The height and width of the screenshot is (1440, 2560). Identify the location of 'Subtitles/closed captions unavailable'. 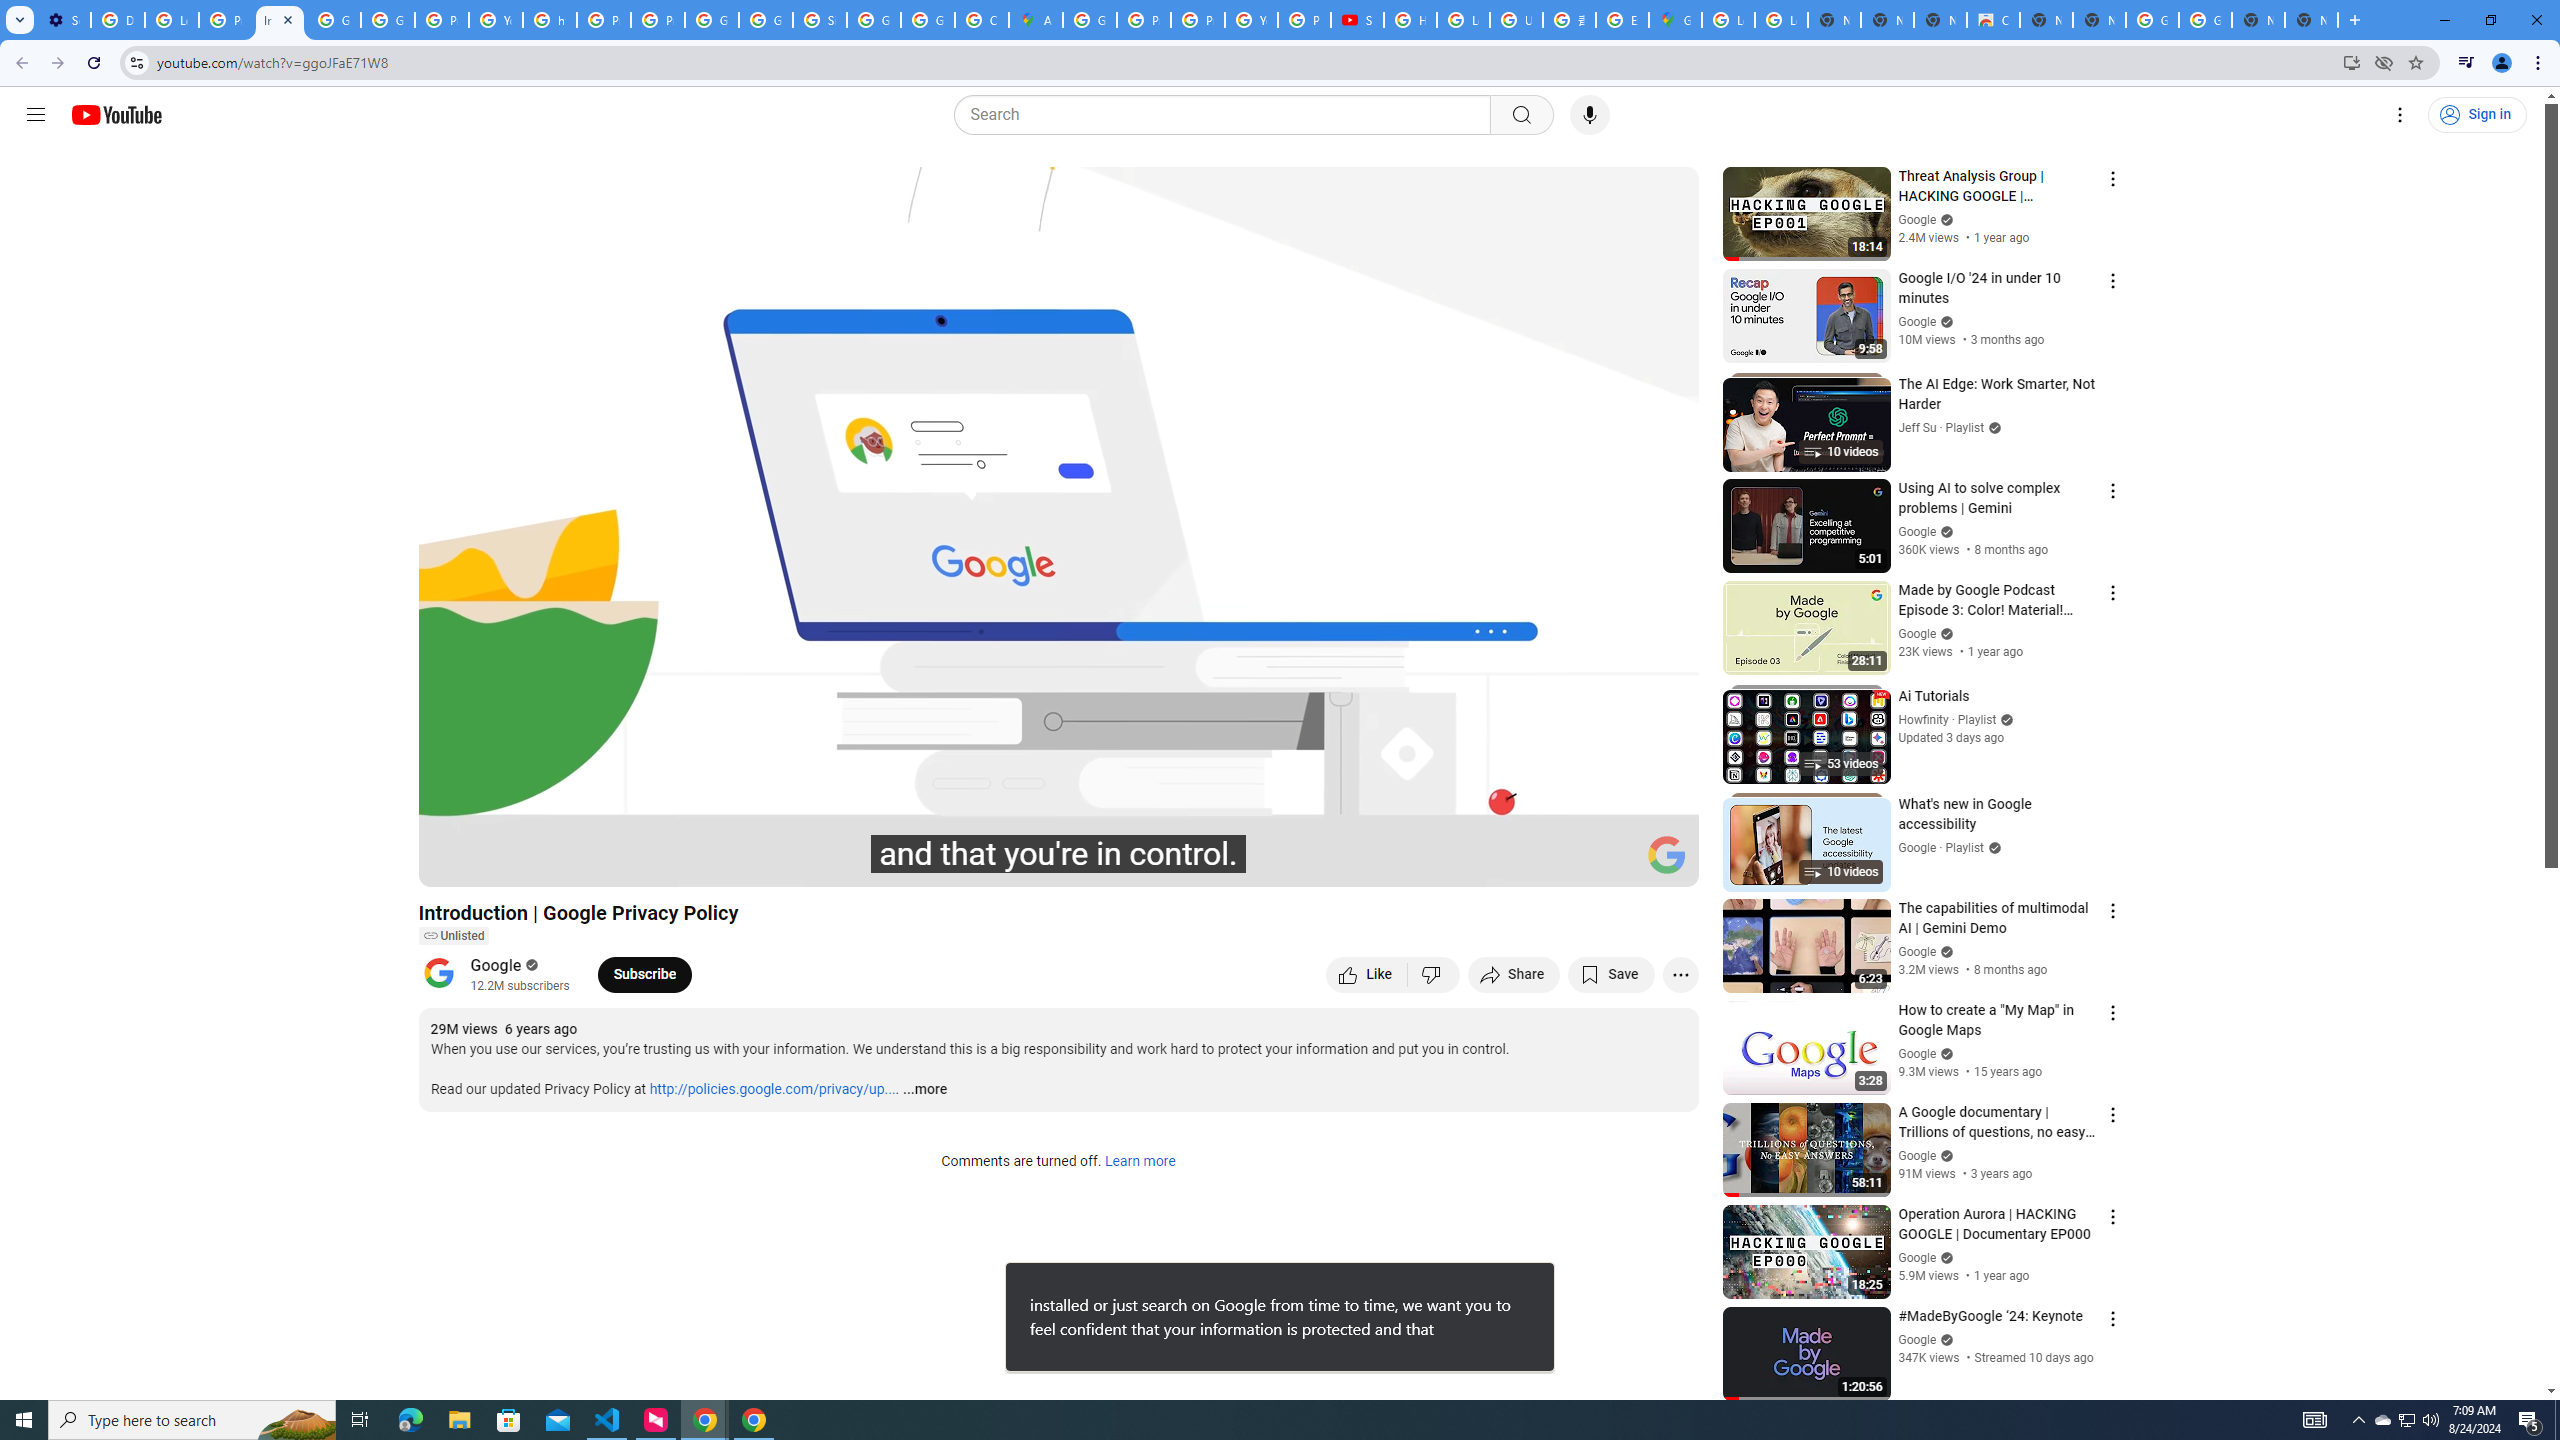
(1469, 862).